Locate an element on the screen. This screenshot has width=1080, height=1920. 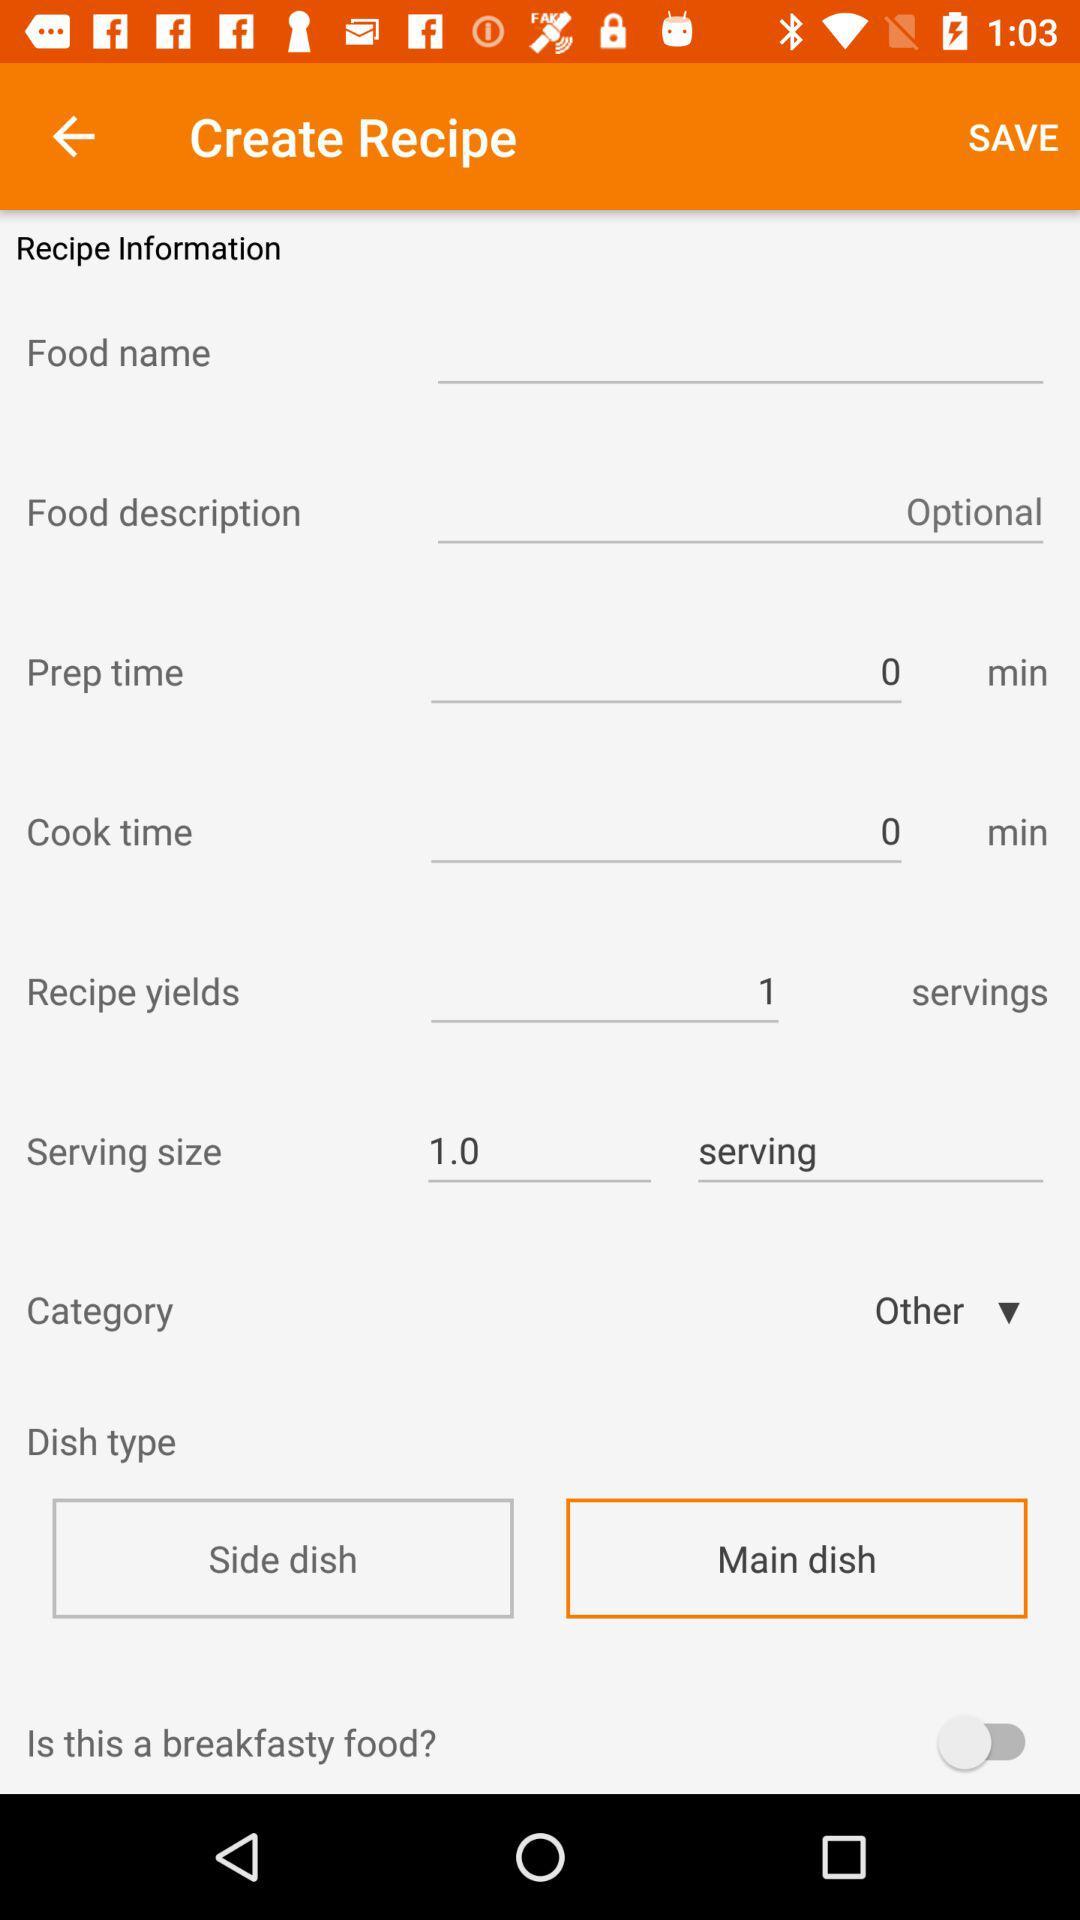
the item next to the 1.0 icon is located at coordinates (208, 1150).